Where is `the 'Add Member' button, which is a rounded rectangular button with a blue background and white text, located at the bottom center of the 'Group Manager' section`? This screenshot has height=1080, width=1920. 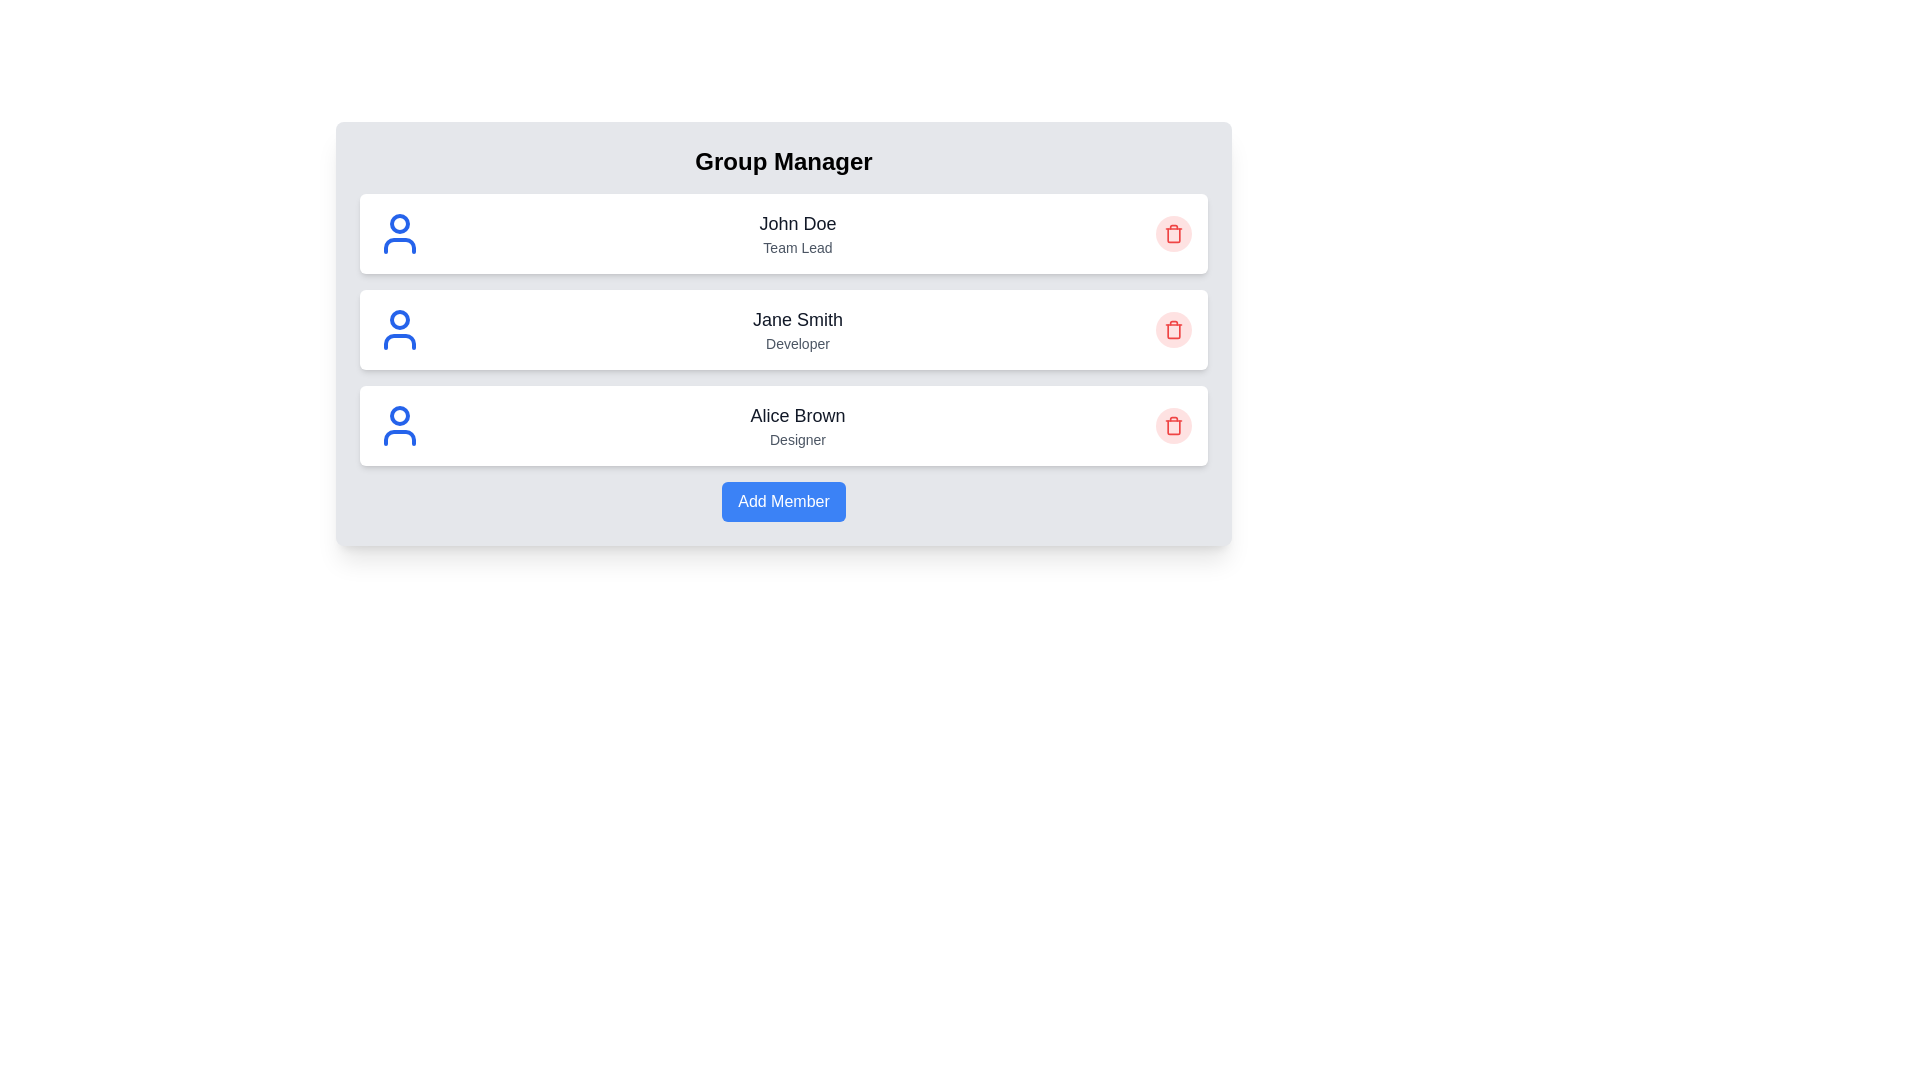 the 'Add Member' button, which is a rounded rectangular button with a blue background and white text, located at the bottom center of the 'Group Manager' section is located at coordinates (782, 500).